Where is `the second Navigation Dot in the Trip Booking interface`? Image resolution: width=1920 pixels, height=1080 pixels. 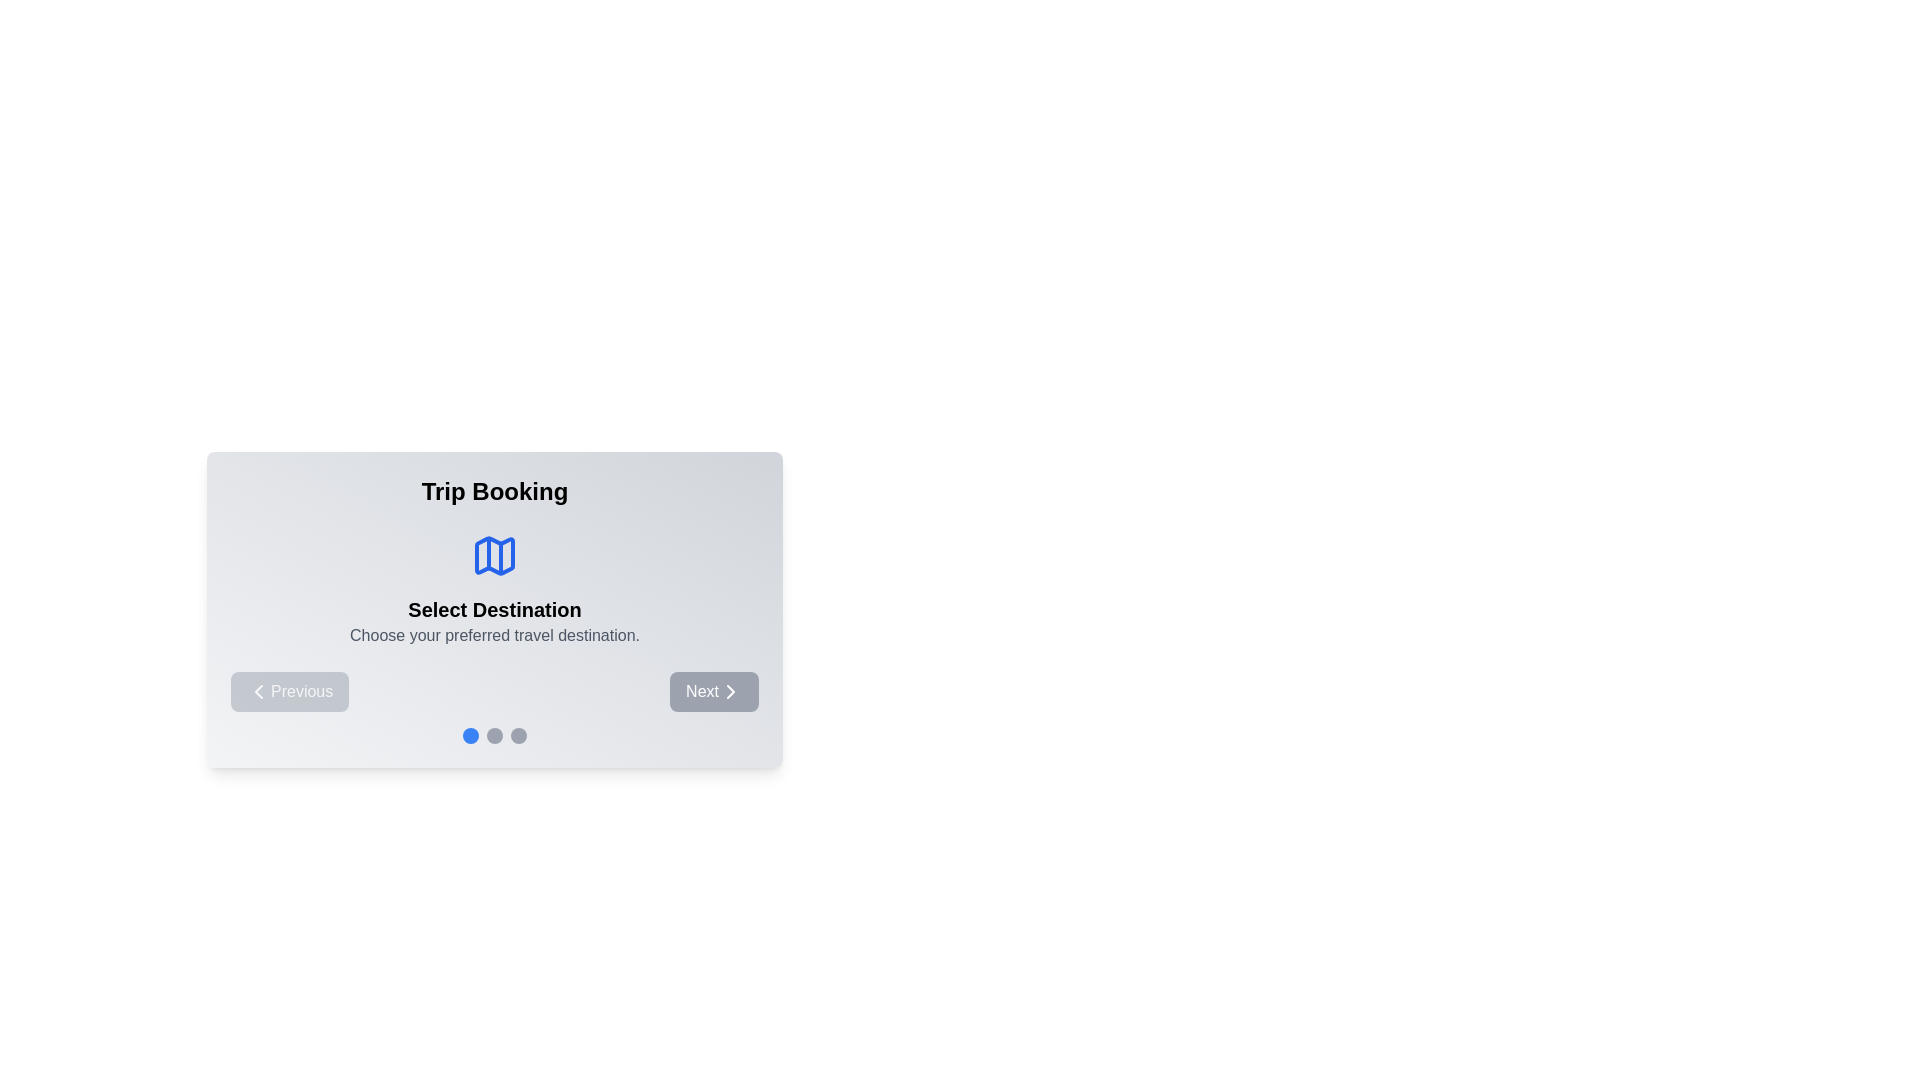 the second Navigation Dot in the Trip Booking interface is located at coordinates (494, 736).